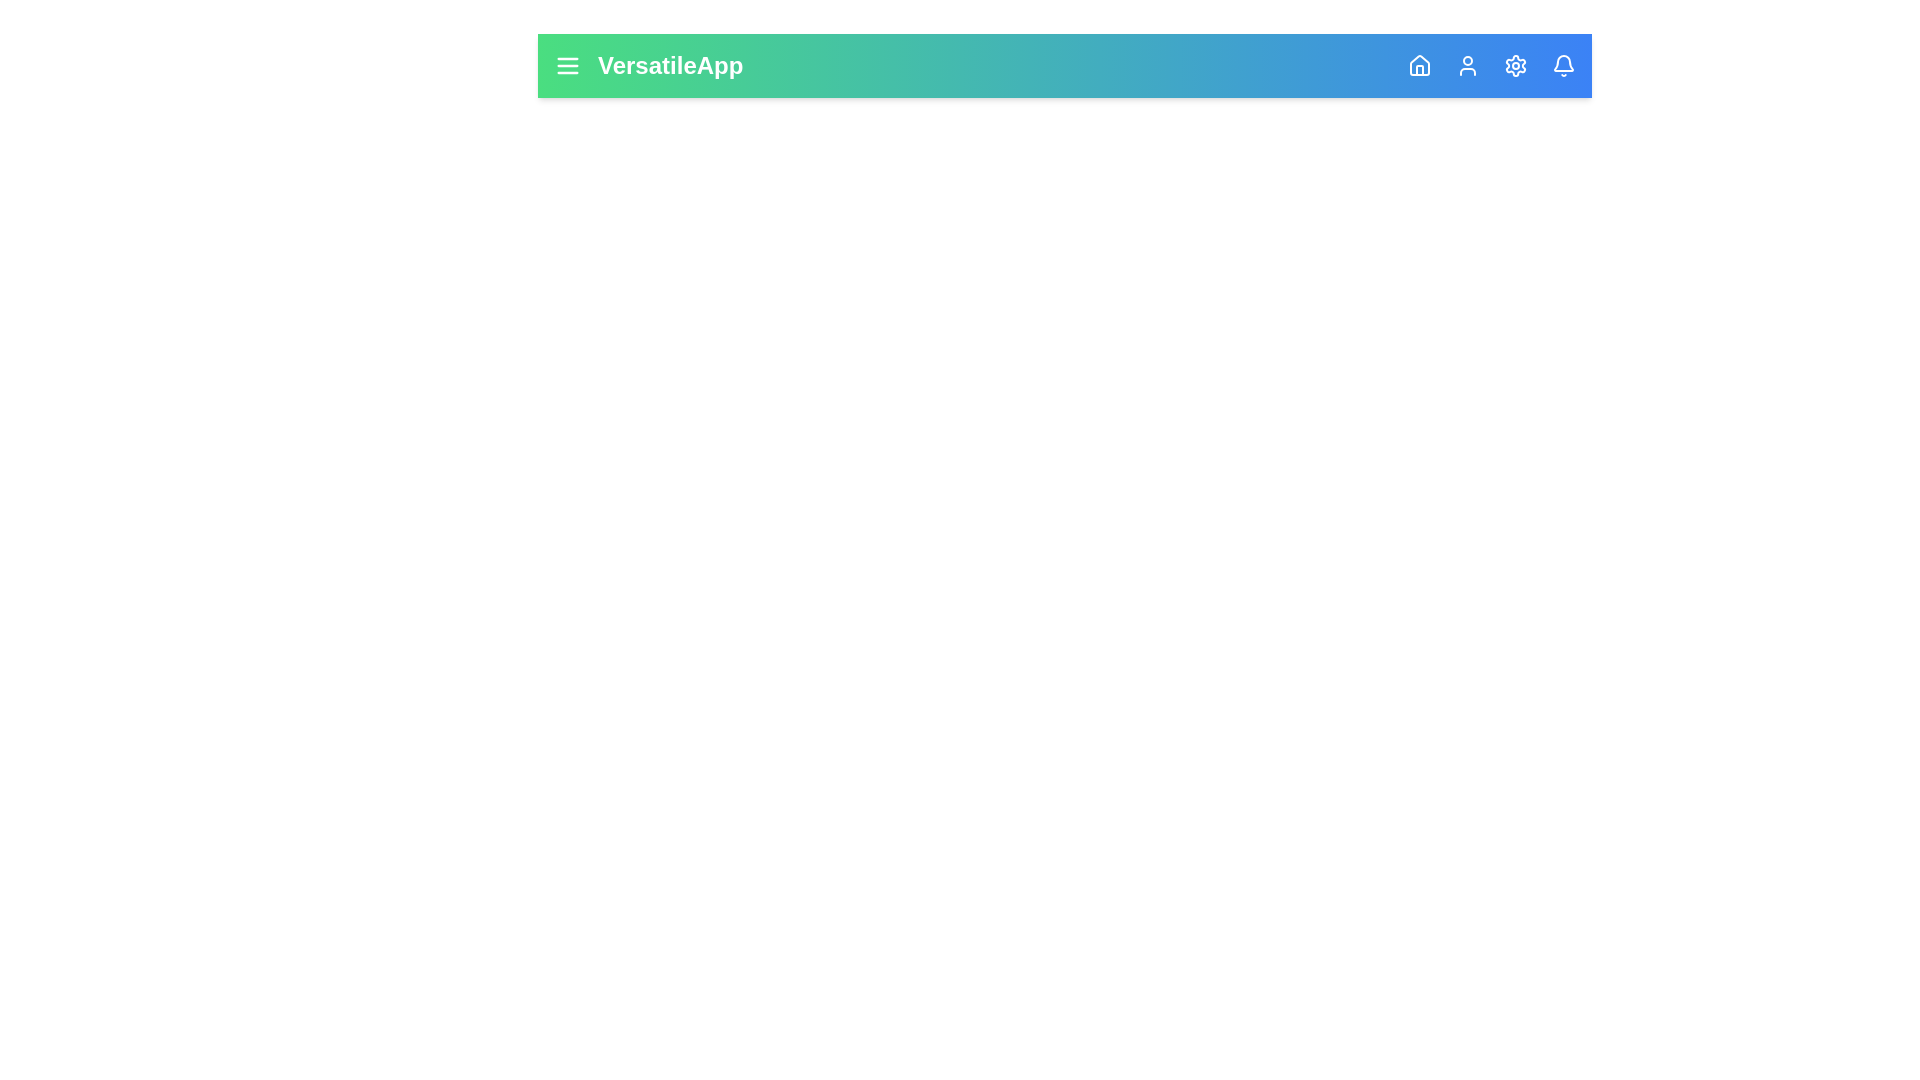 The image size is (1920, 1080). I want to click on the navigation icon user, so click(1468, 64).